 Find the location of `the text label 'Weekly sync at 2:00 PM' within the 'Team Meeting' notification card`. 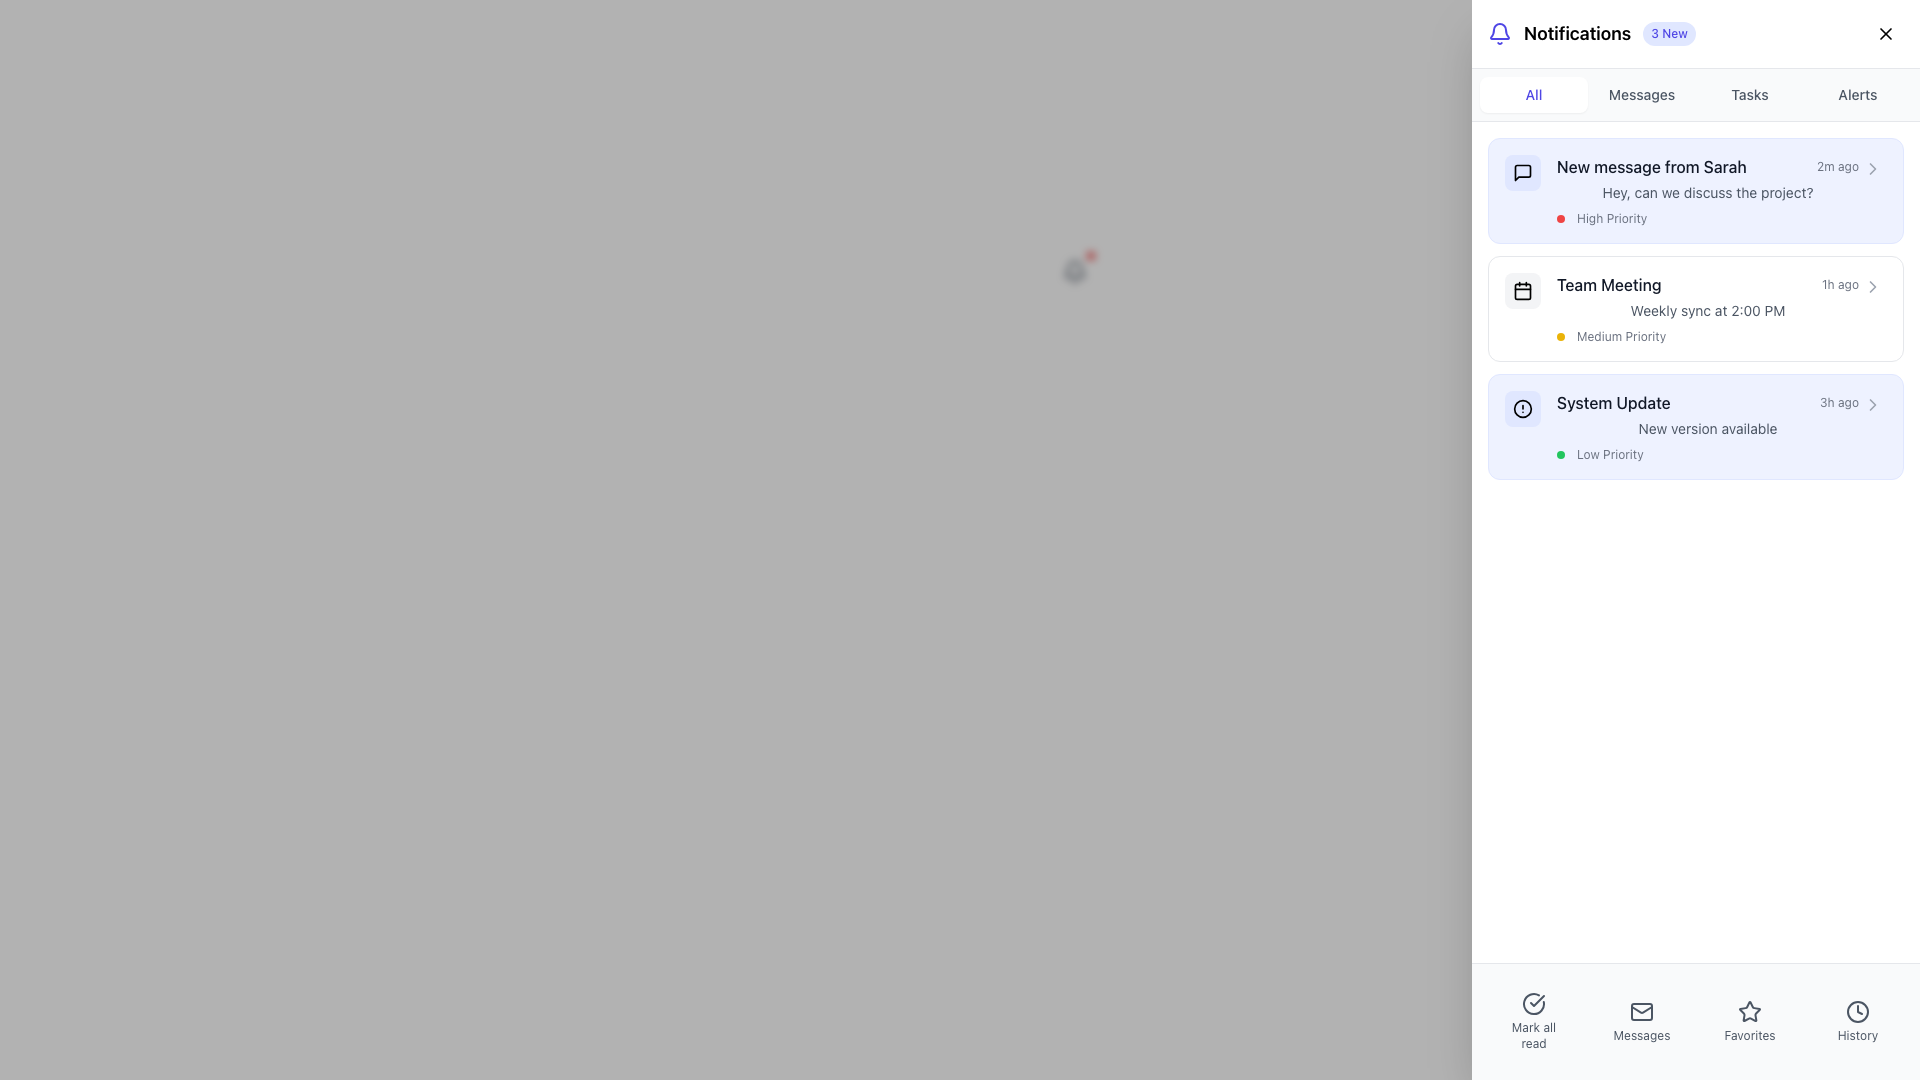

the text label 'Weekly sync at 2:00 PM' within the 'Team Meeting' notification card is located at coordinates (1707, 311).